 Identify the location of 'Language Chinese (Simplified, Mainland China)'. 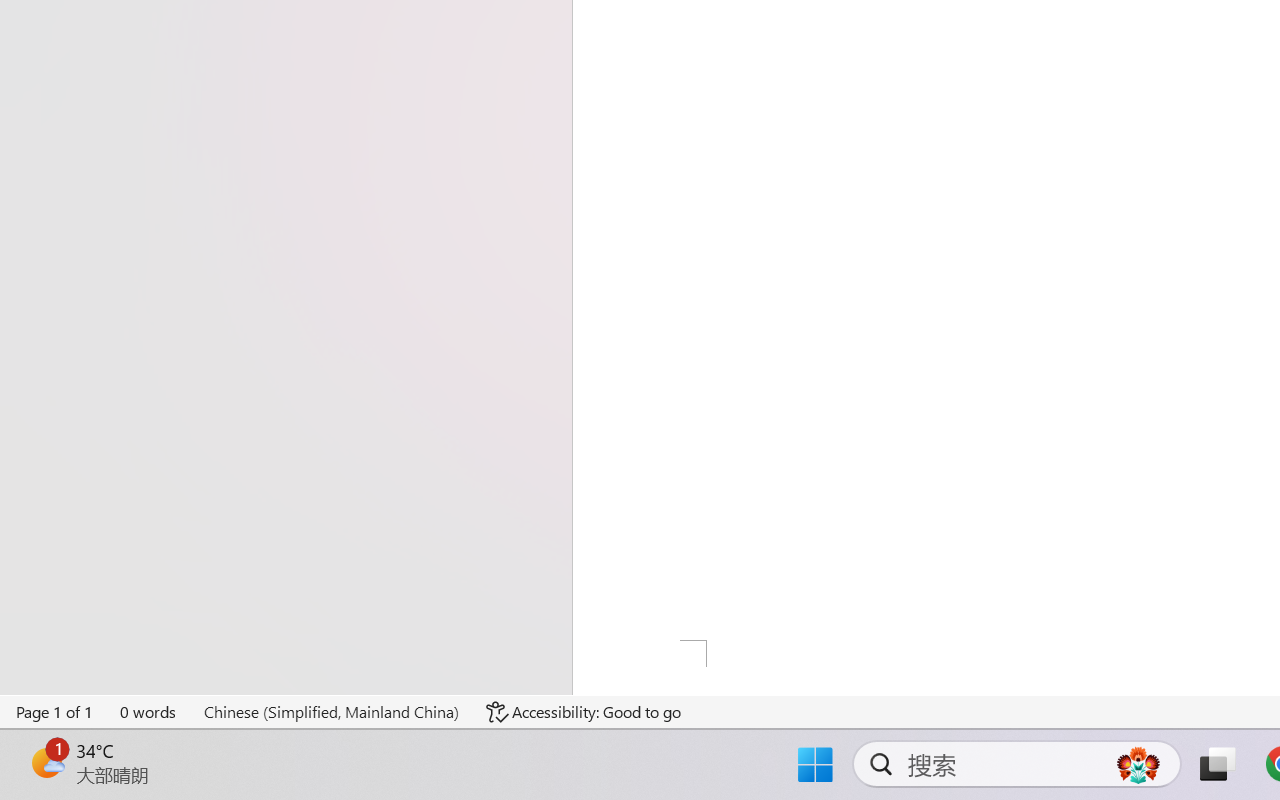
(331, 711).